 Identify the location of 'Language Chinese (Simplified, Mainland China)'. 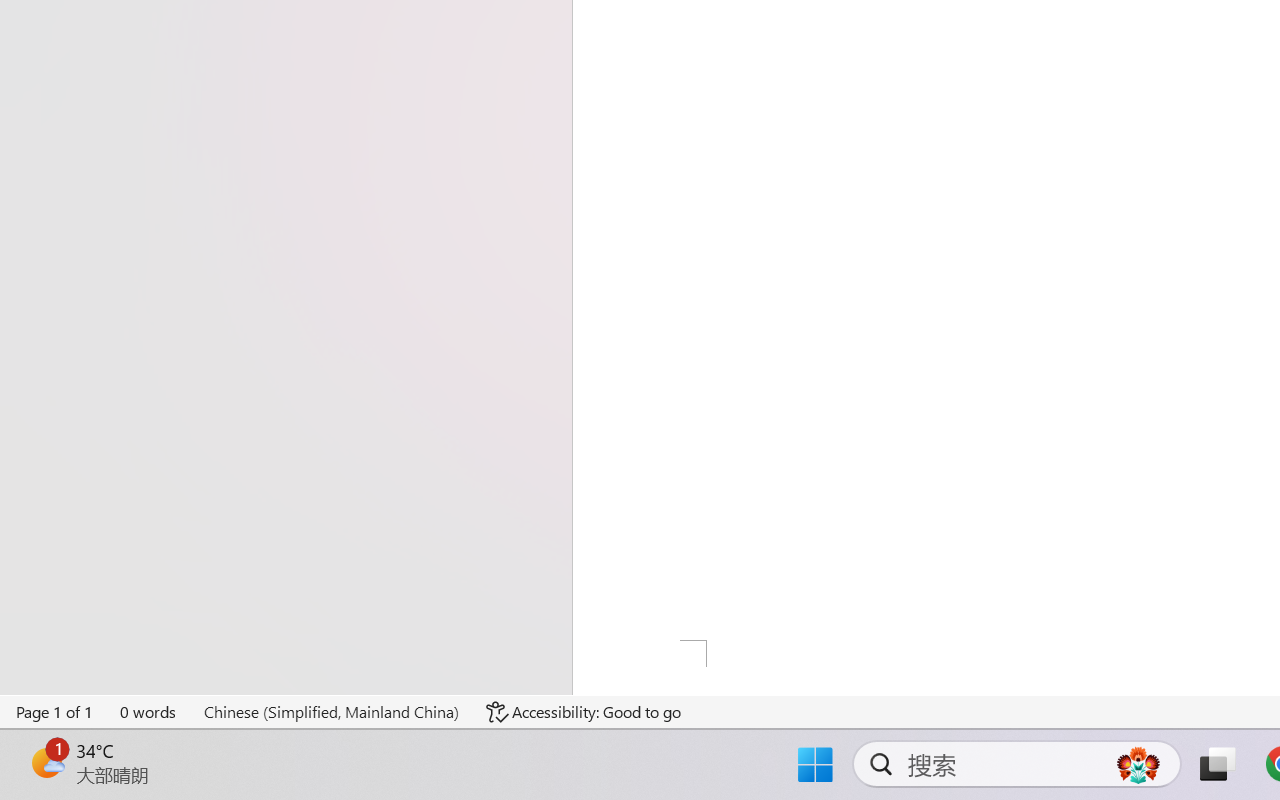
(331, 711).